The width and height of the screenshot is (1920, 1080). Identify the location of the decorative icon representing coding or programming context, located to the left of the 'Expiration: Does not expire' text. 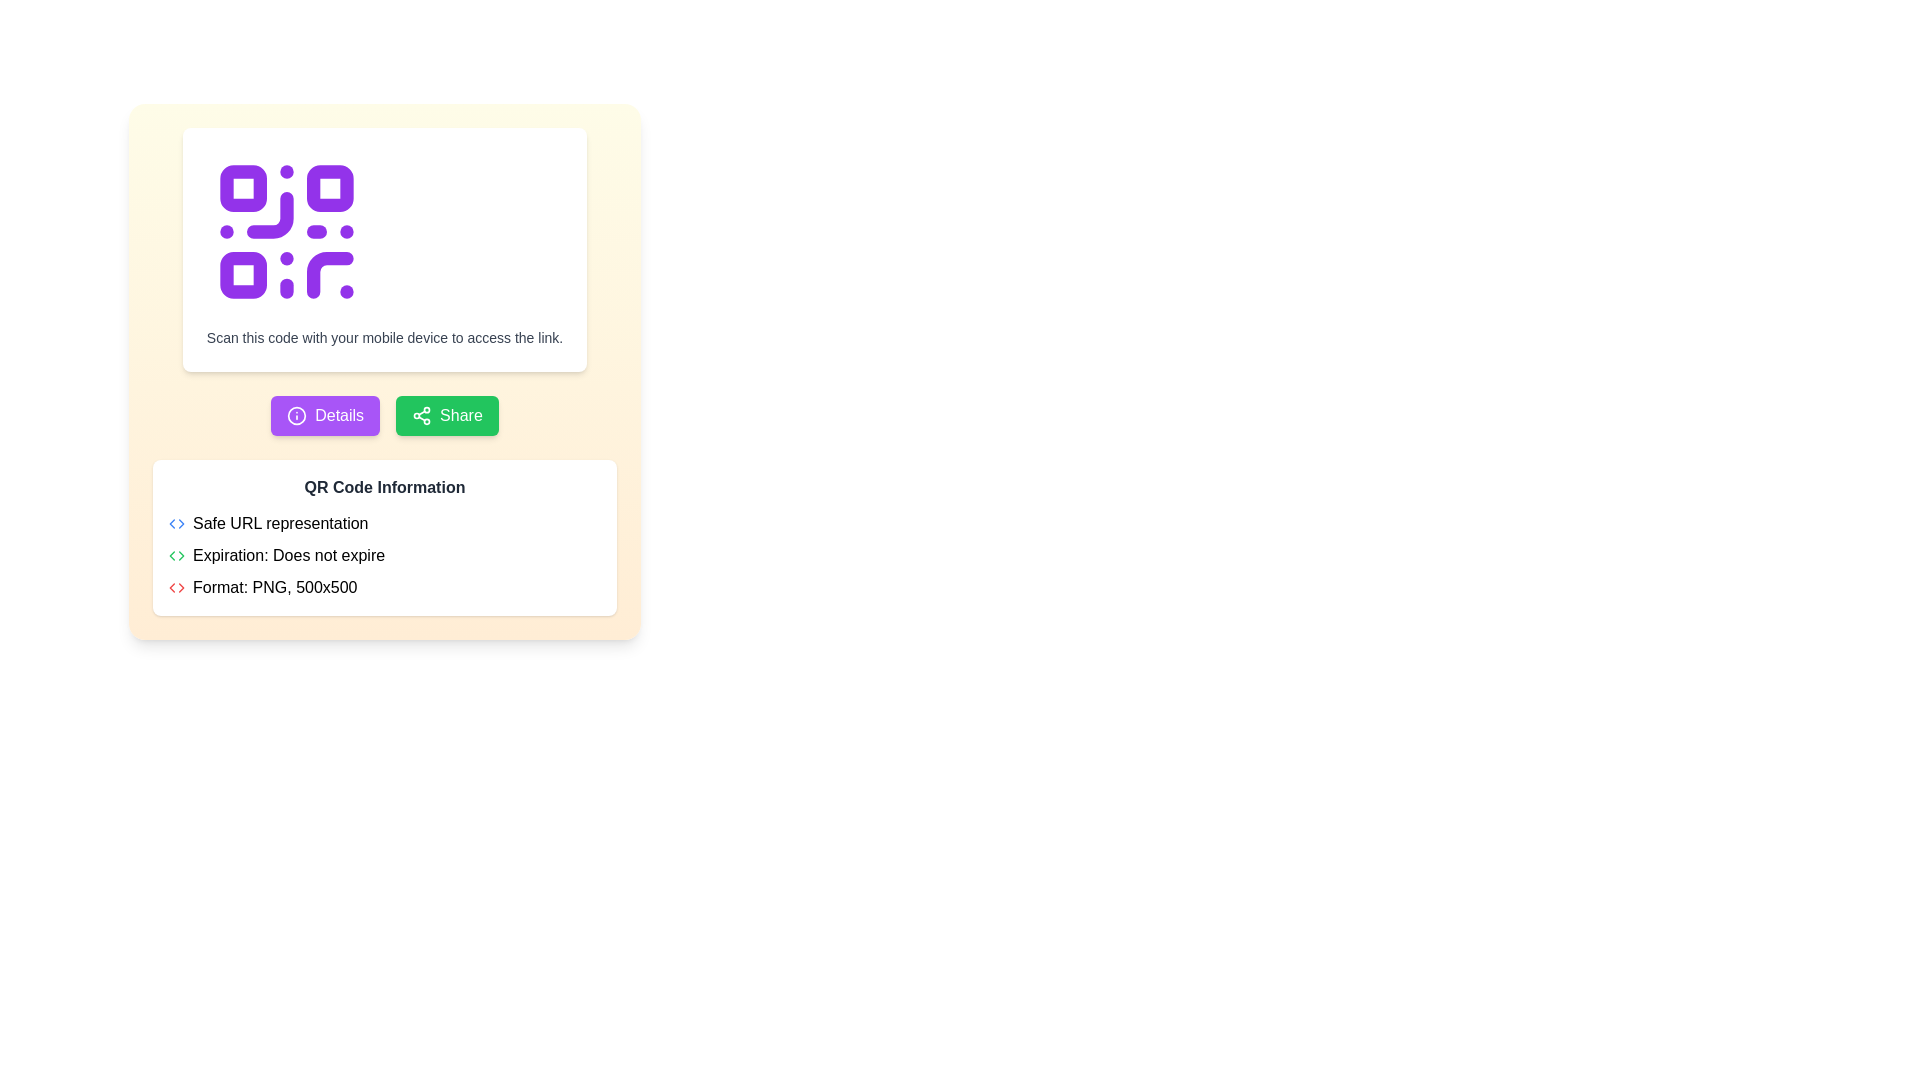
(177, 555).